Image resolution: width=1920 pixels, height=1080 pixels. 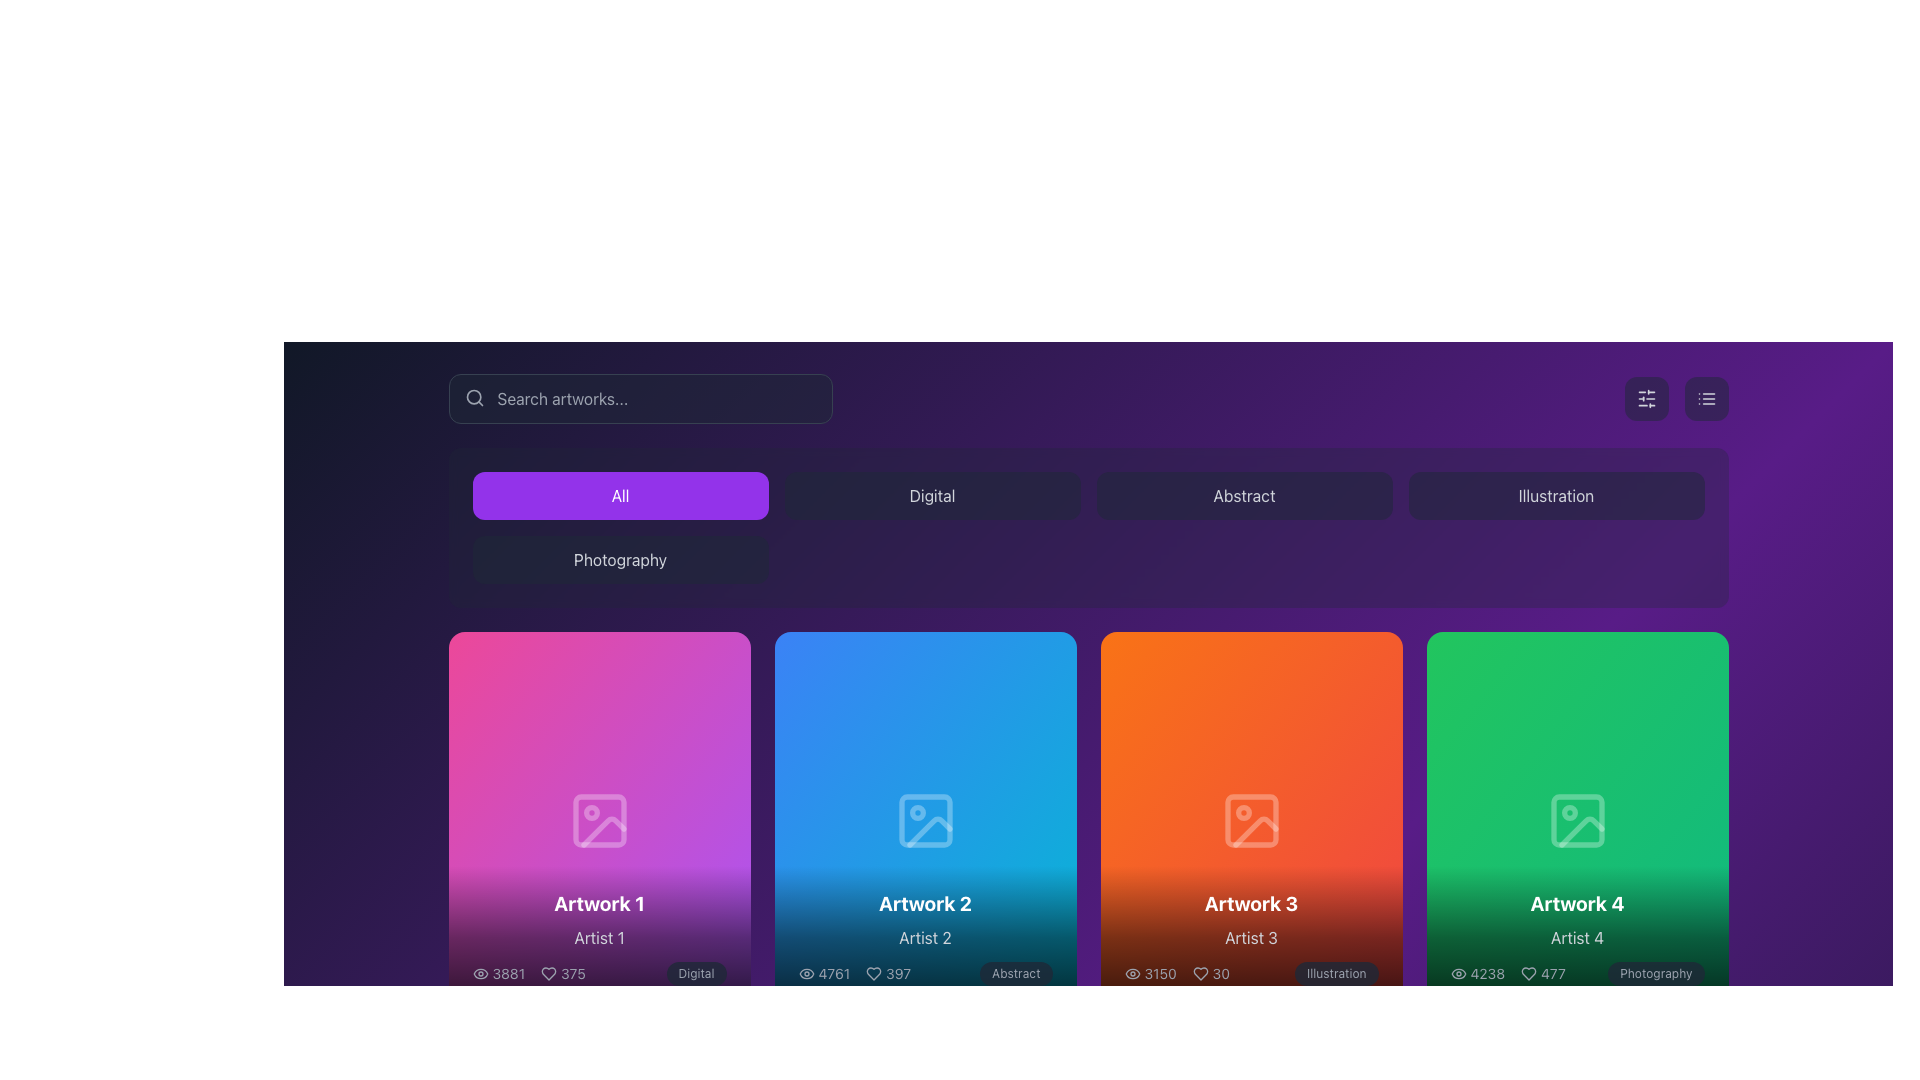 What do you see at coordinates (562, 972) in the screenshot?
I see `numeric label displaying '375' which indicates the like or favorite count, located to the right of a heart-shaped icon in the bottom section of the 'Artwork 1' card` at bounding box center [562, 972].